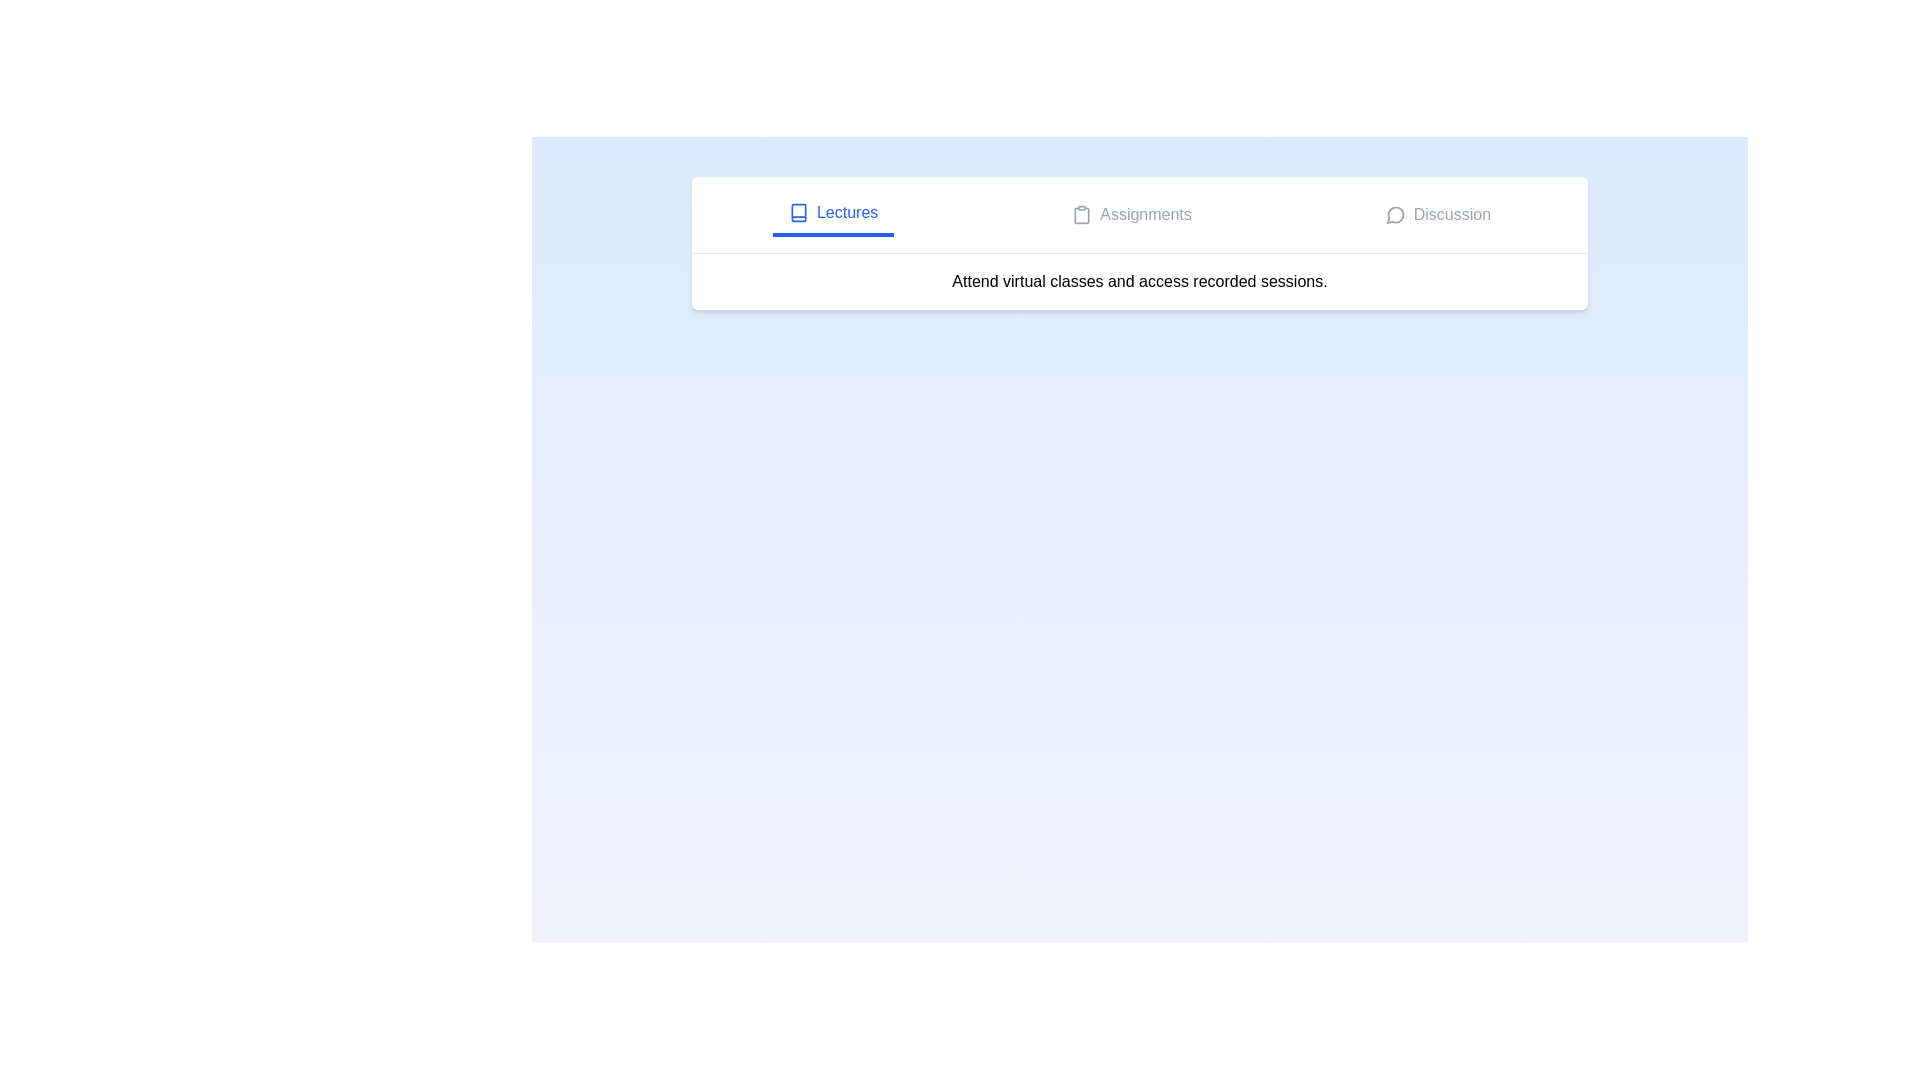  I want to click on the Lectures tab to view its content, so click(833, 215).